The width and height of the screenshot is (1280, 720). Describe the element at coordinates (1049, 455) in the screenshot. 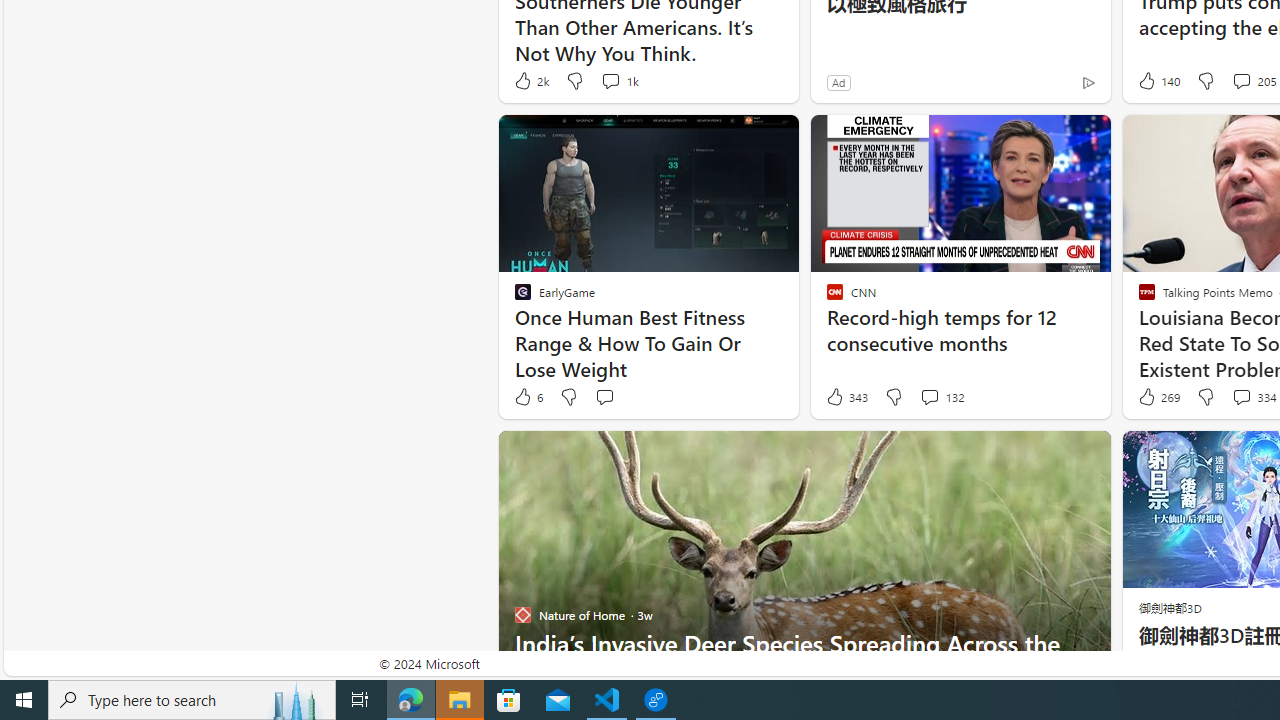

I see `'Hide this story'` at that location.